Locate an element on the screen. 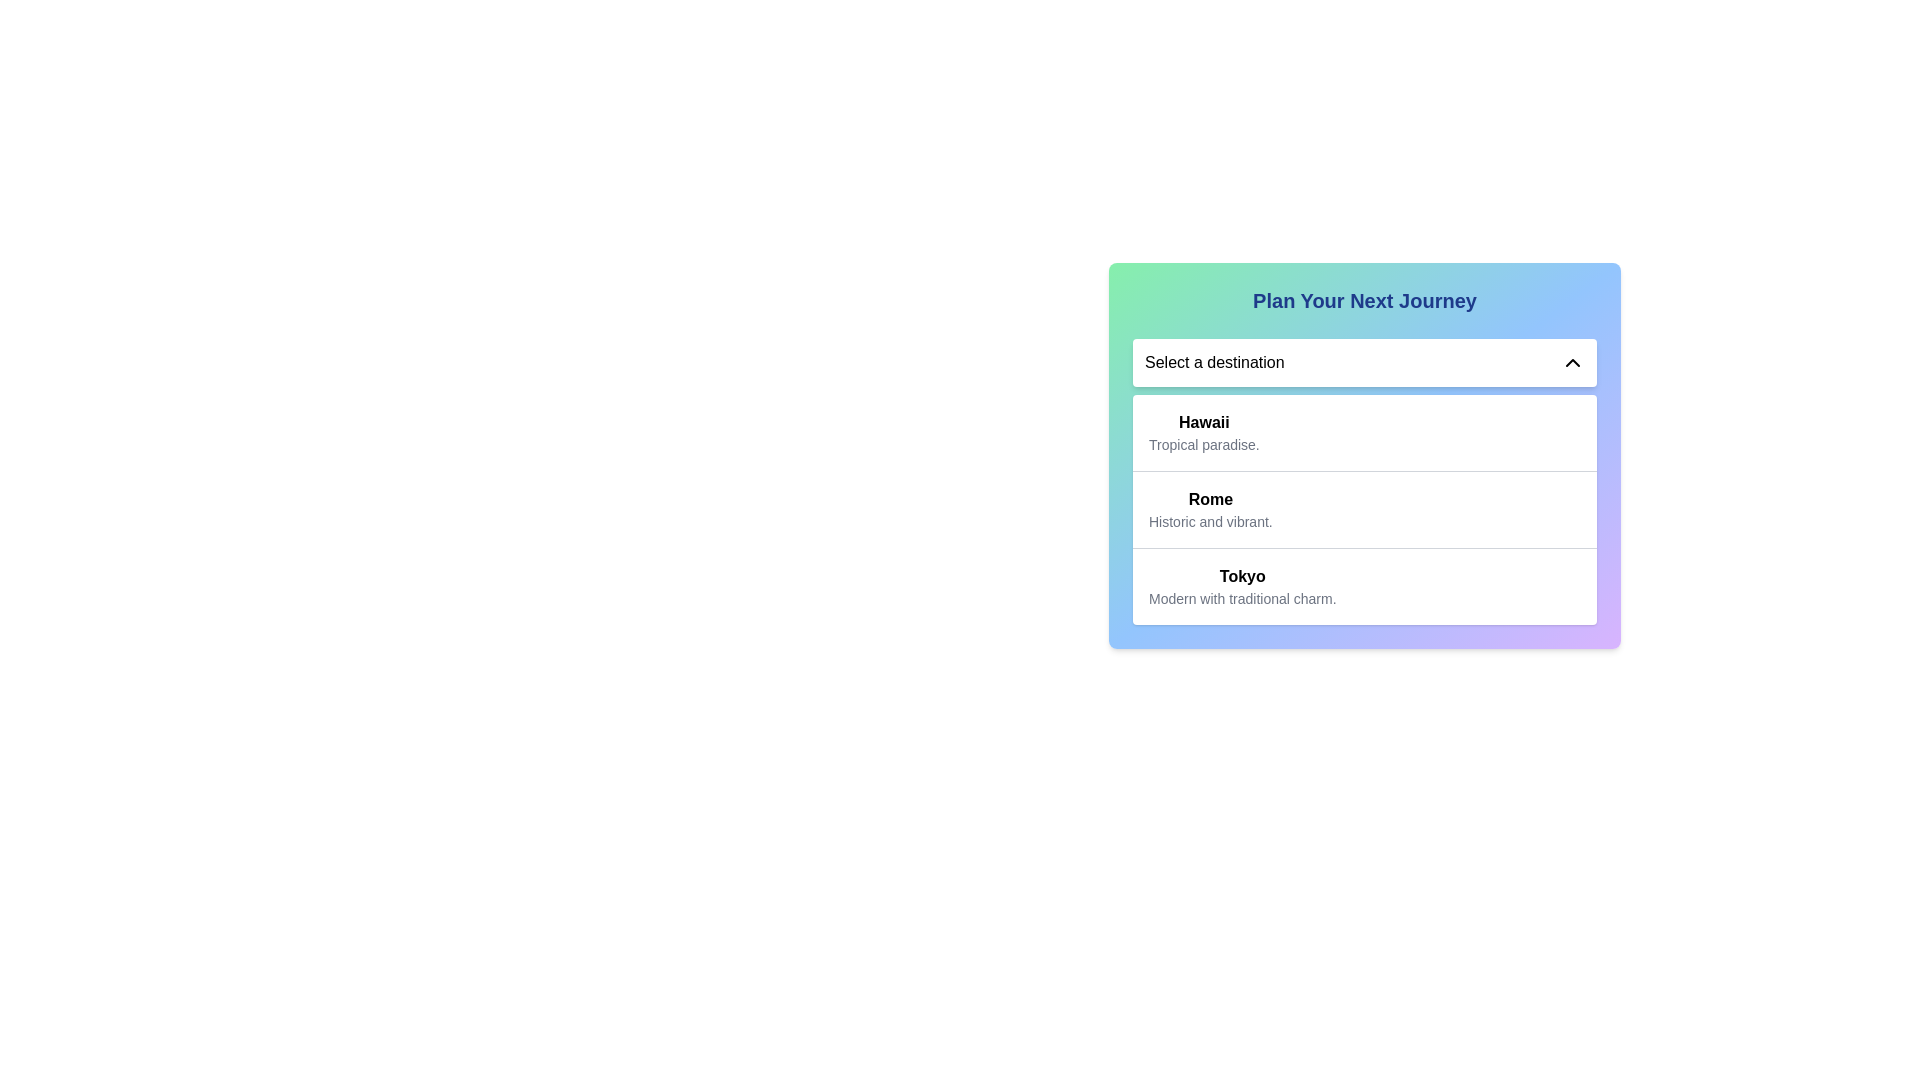 This screenshot has width=1920, height=1080. the bold title of the 'Rome' option in the dropdown menu, which is located between 'Hawaii' and 'Tokyo' is located at coordinates (1209, 499).